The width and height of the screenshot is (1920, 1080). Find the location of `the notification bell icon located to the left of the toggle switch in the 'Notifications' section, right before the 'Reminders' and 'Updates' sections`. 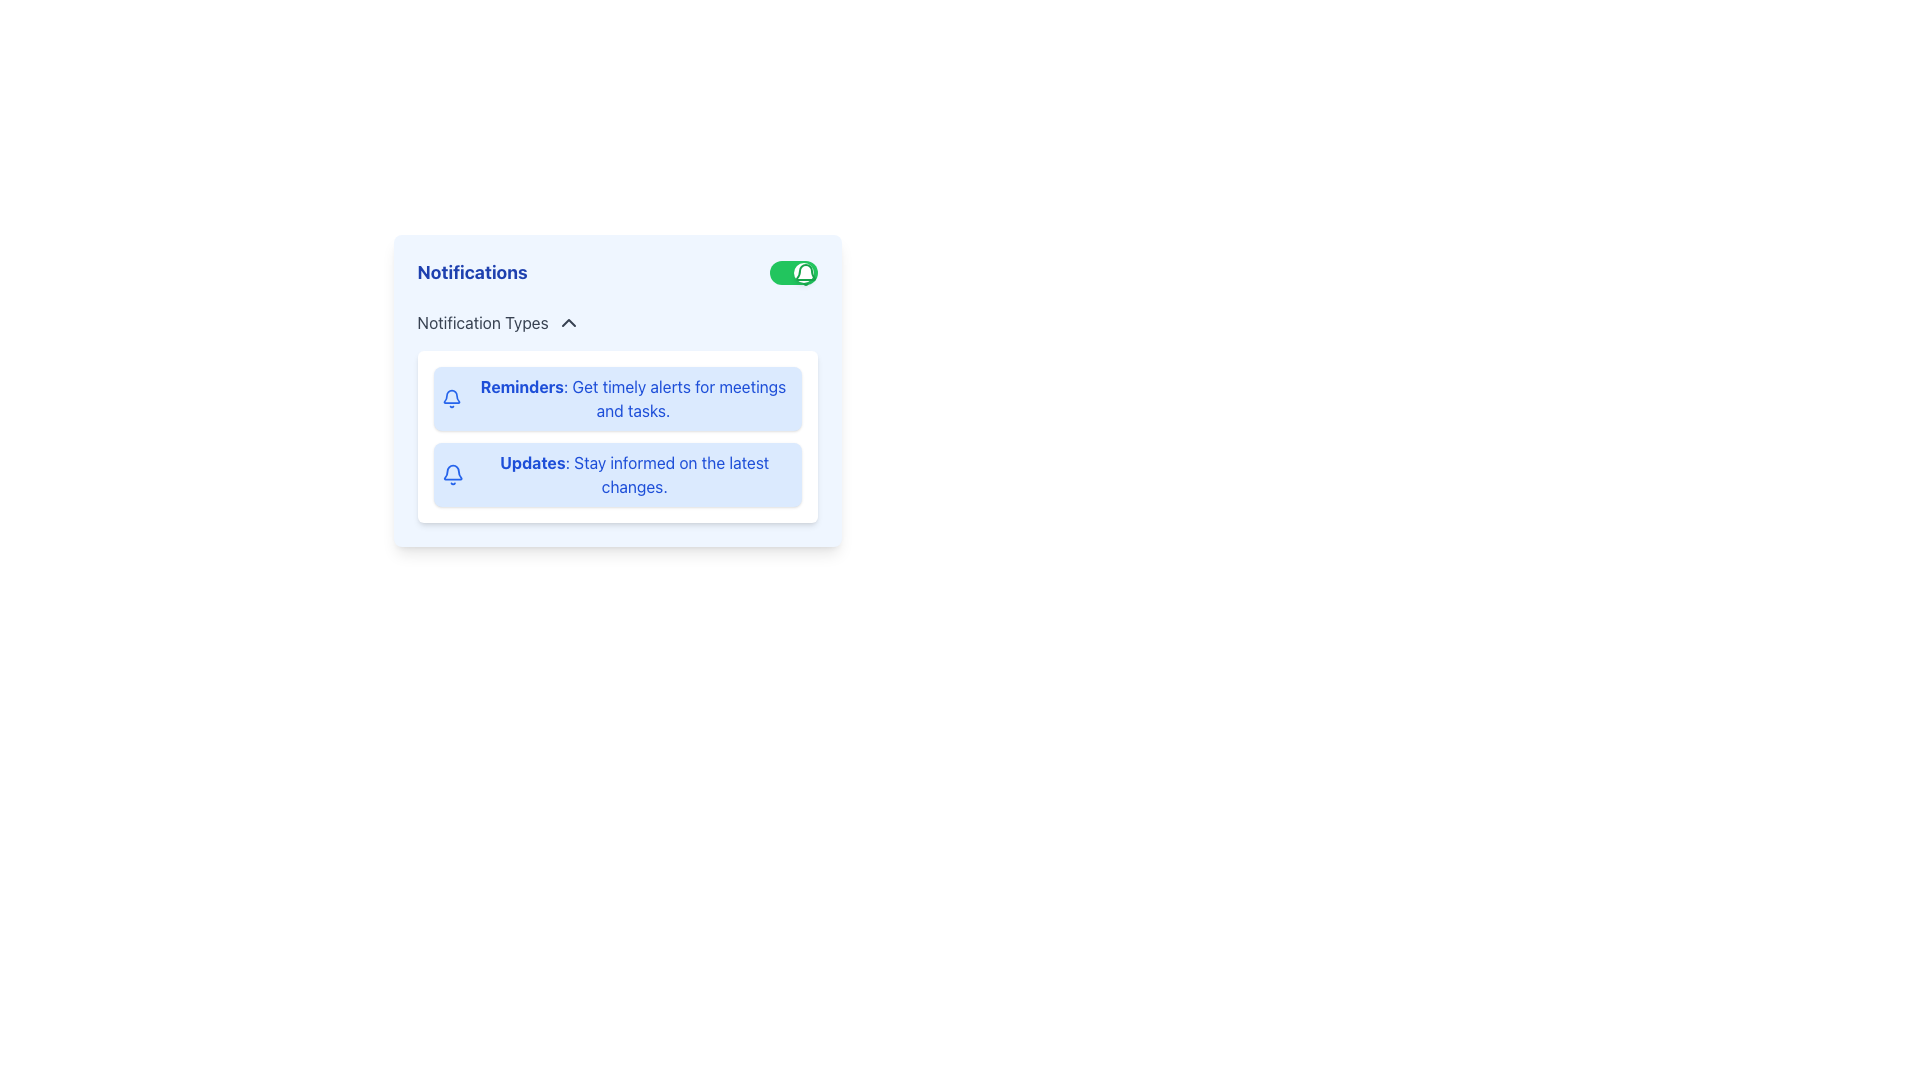

the notification bell icon located to the left of the toggle switch in the 'Notifications' section, right before the 'Reminders' and 'Updates' sections is located at coordinates (451, 472).